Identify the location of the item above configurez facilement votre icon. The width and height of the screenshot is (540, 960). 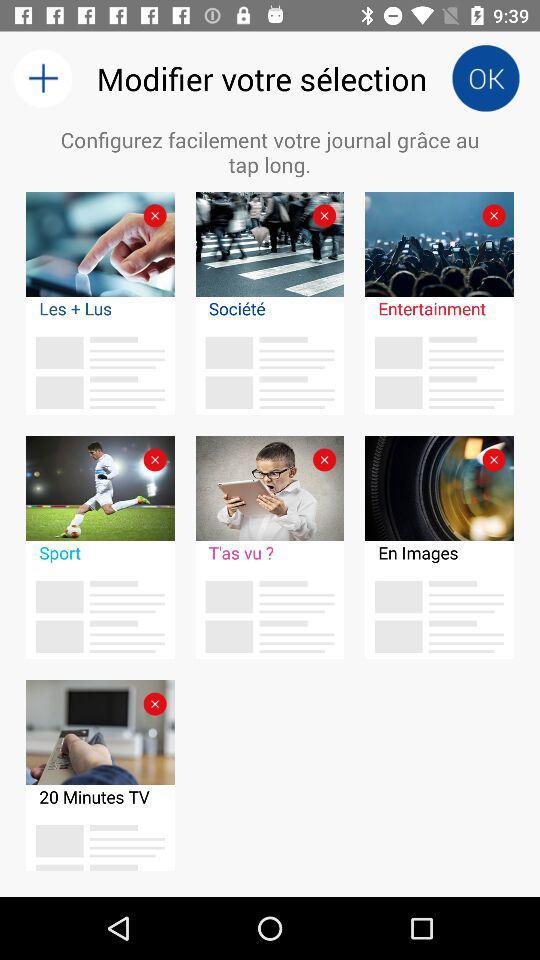
(42, 78).